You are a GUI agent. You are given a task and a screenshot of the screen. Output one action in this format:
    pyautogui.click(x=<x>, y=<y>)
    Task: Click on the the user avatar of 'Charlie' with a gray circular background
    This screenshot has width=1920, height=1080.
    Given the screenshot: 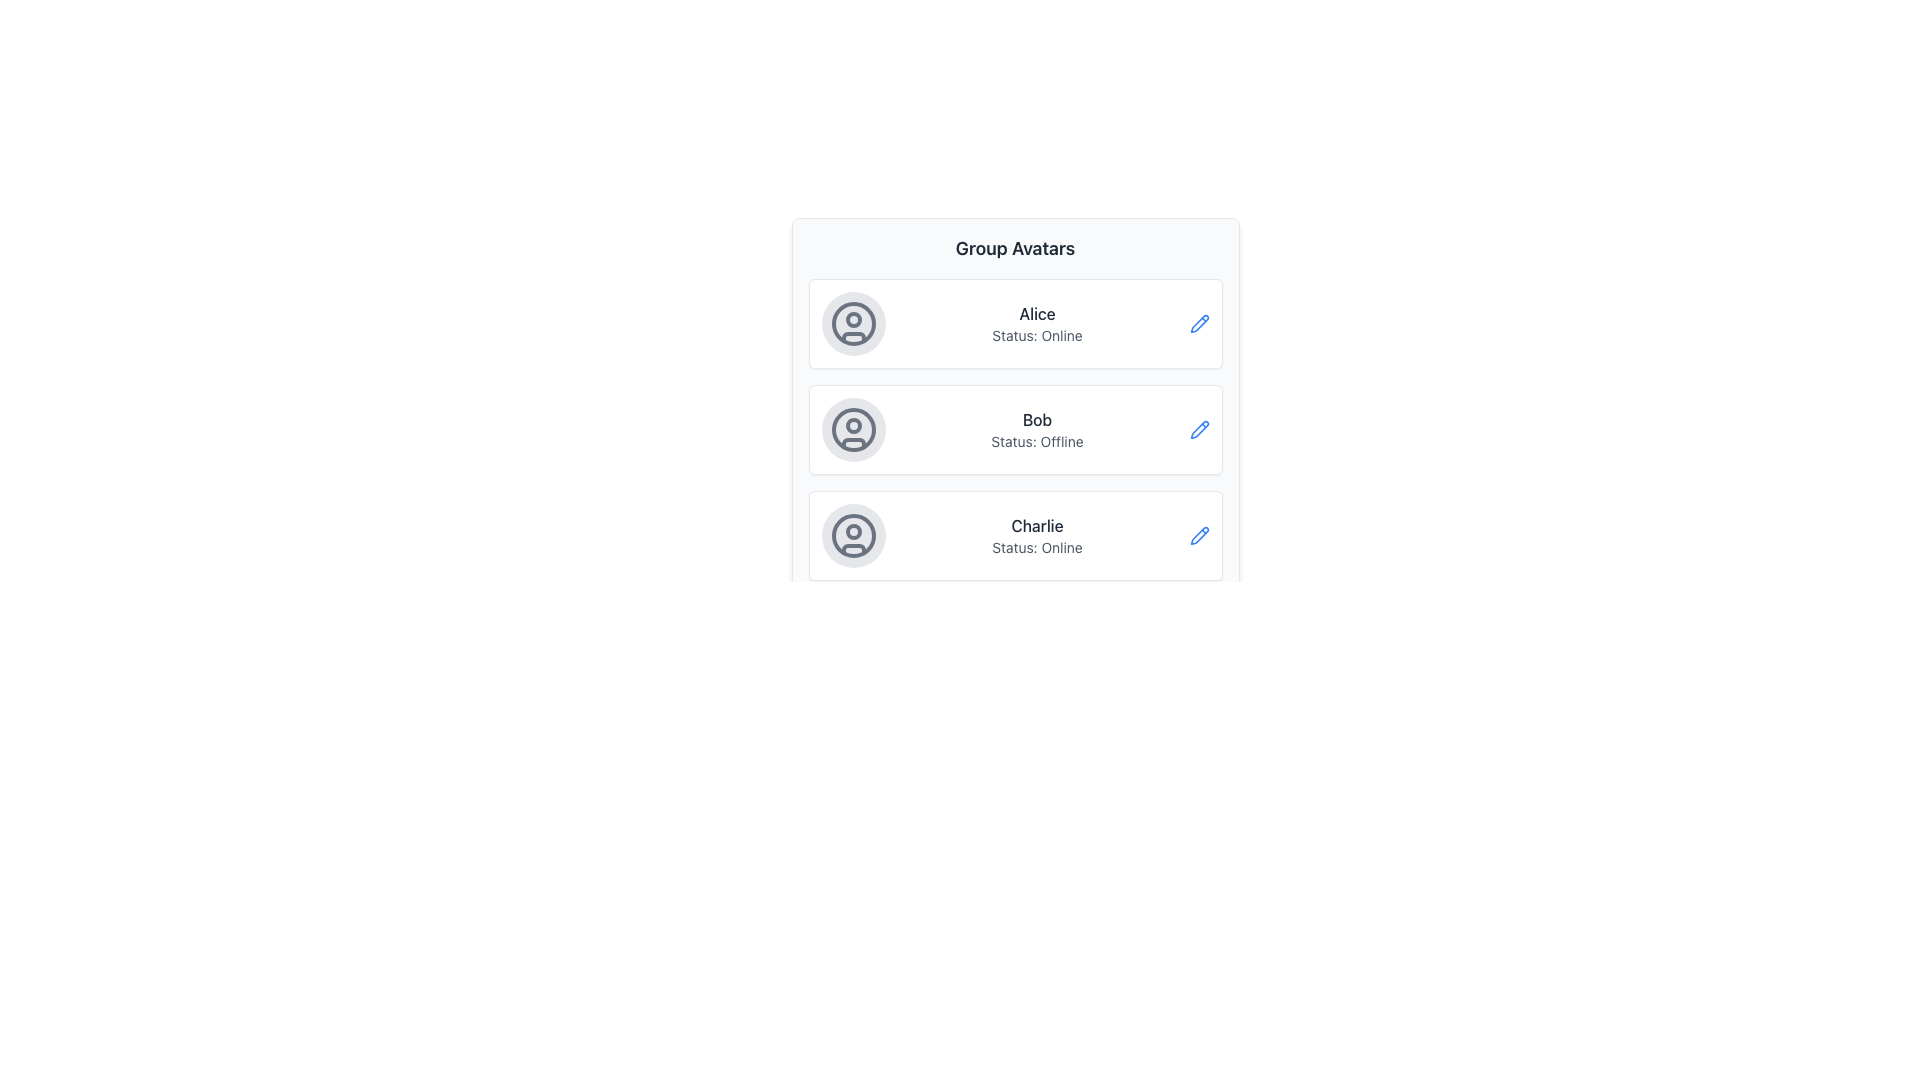 What is the action you would take?
    pyautogui.click(x=853, y=535)
    